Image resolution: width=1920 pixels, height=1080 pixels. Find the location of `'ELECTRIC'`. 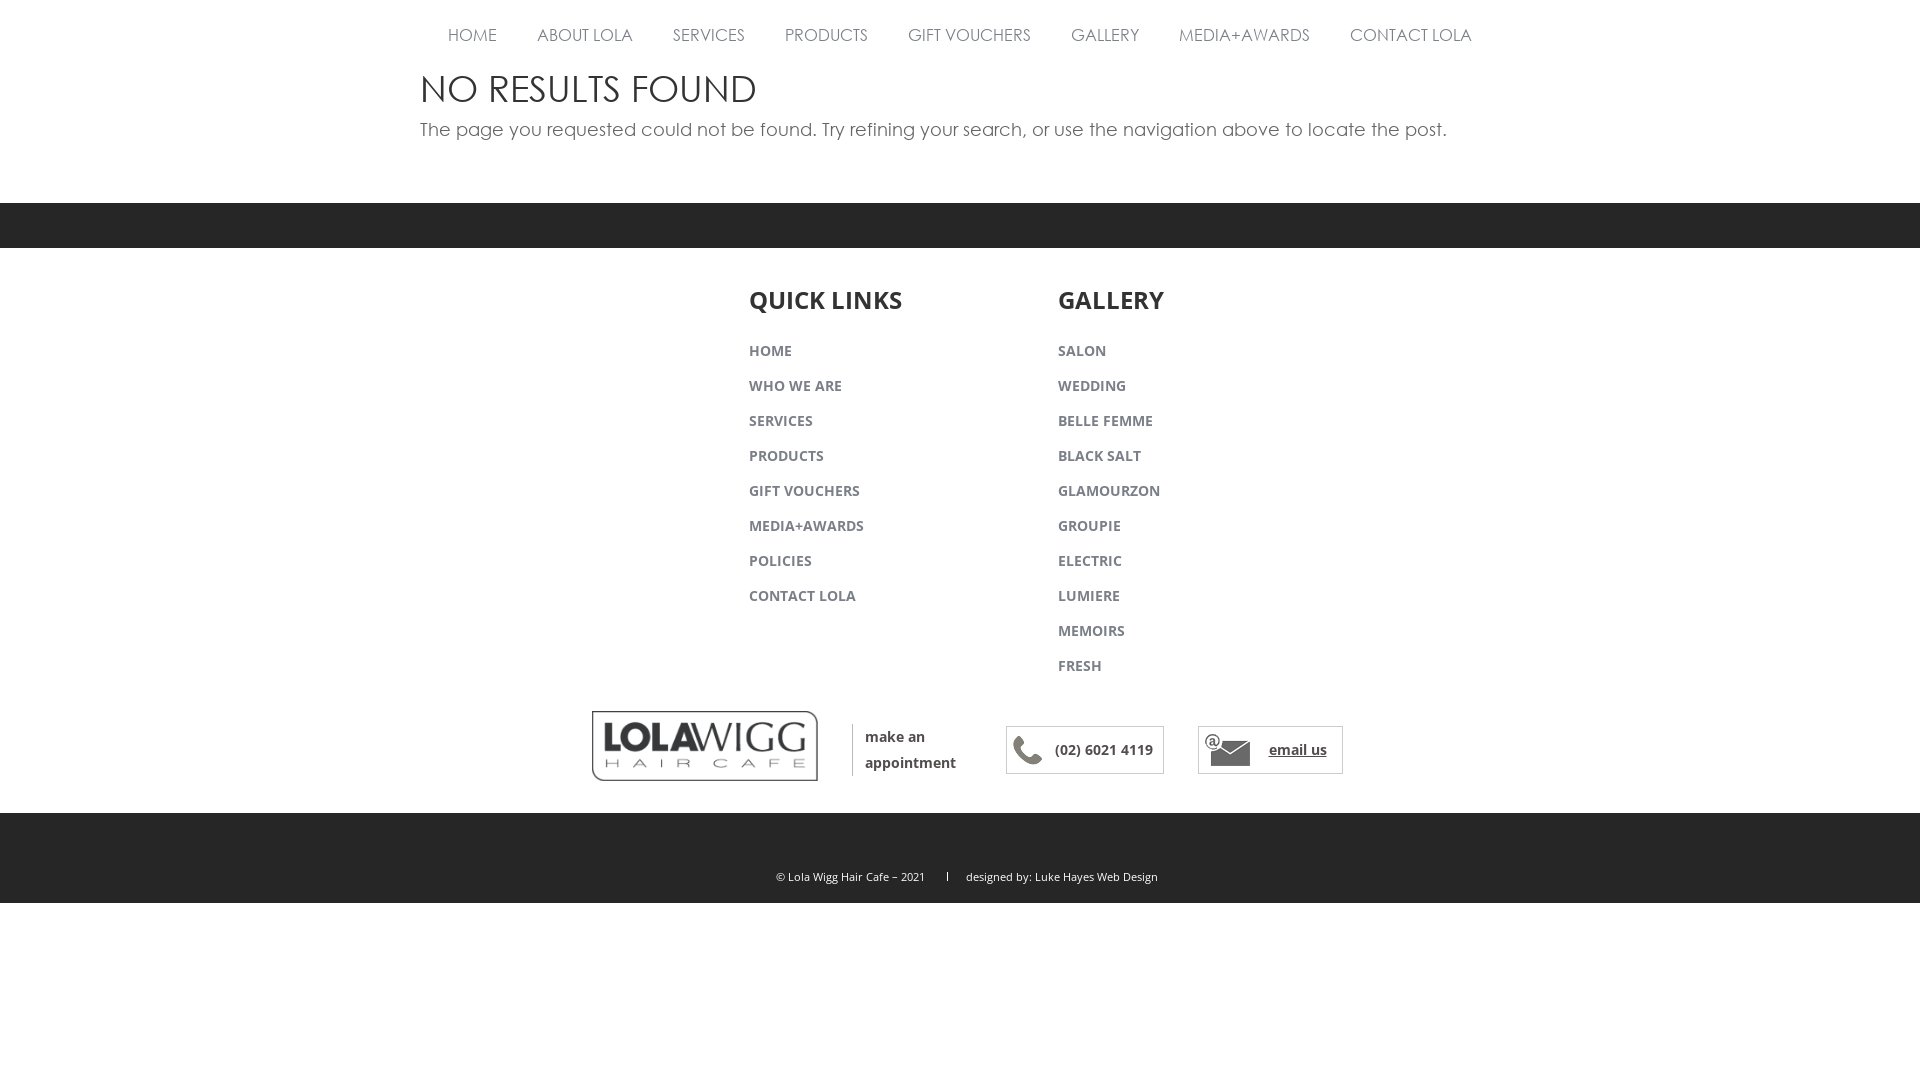

'ELECTRIC' is located at coordinates (1088, 562).